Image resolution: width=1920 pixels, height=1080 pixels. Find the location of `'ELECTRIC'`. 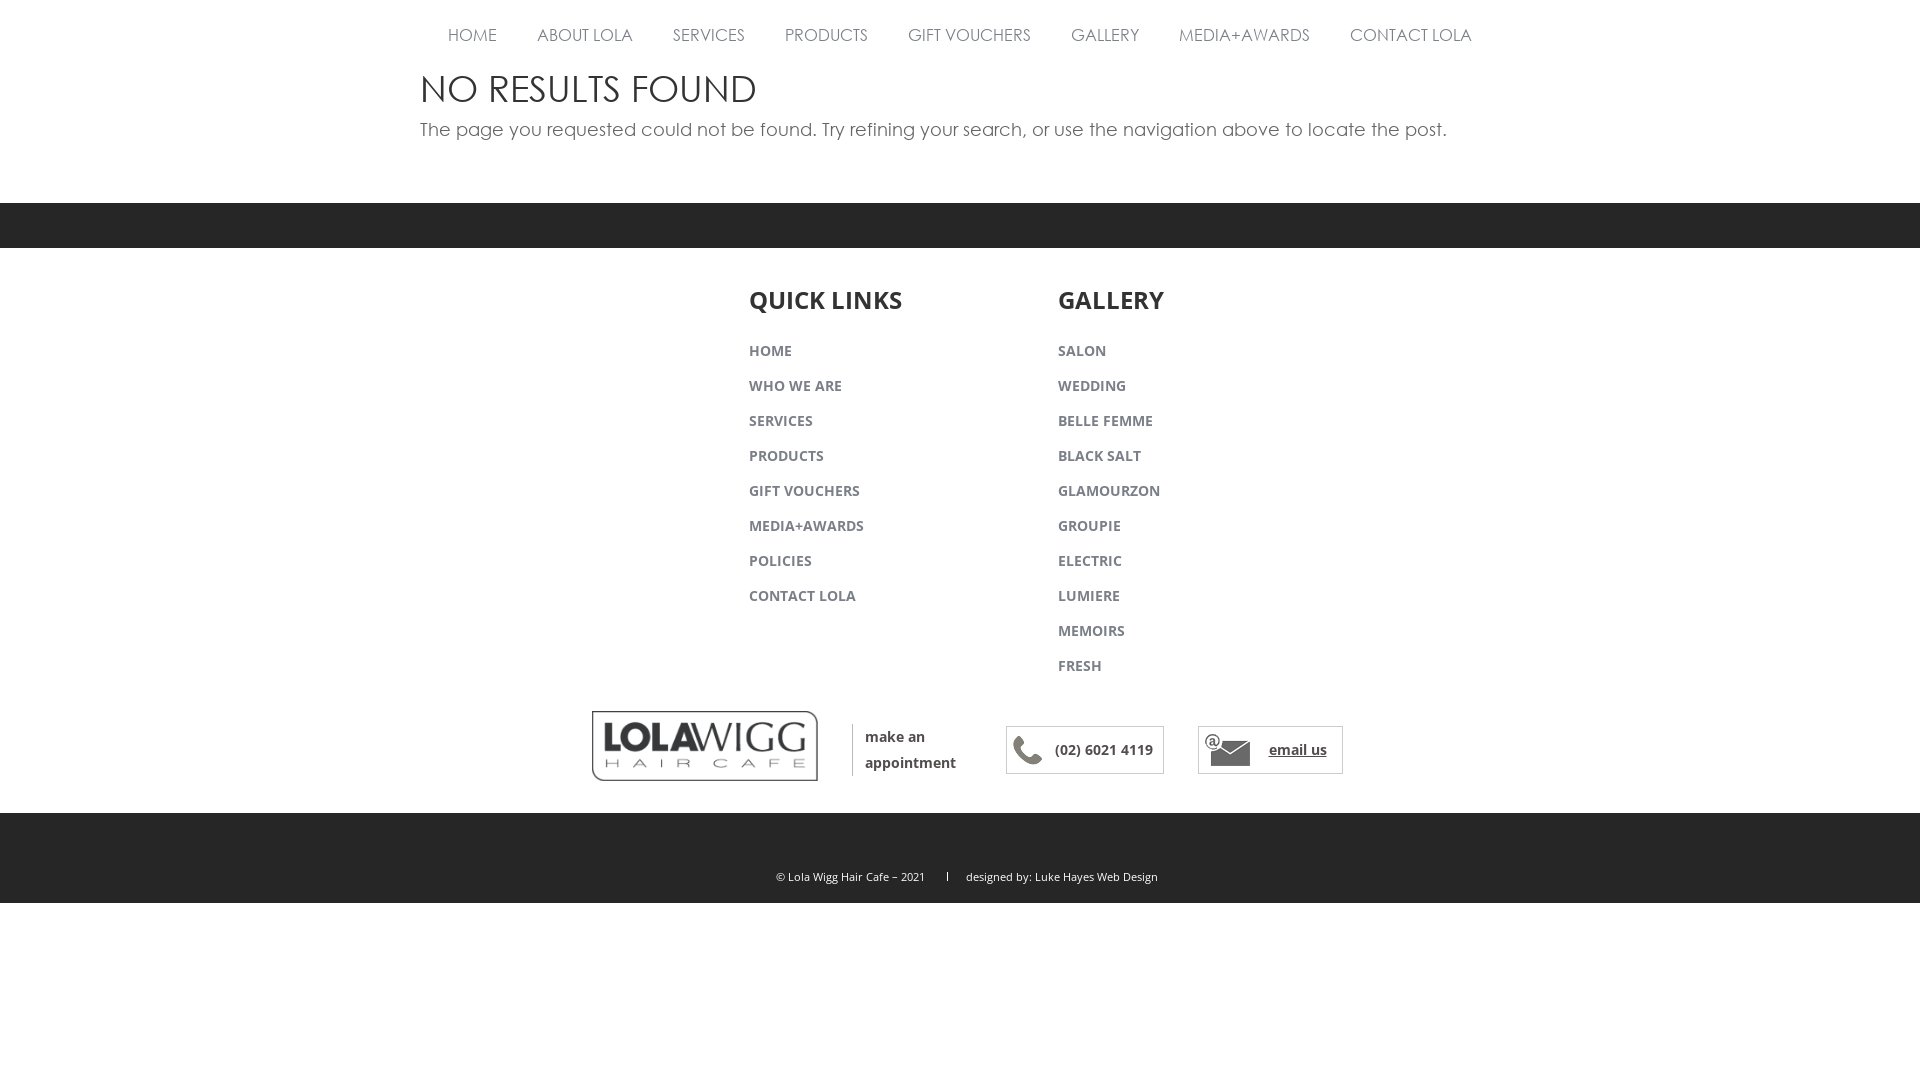

'ELECTRIC' is located at coordinates (1088, 562).